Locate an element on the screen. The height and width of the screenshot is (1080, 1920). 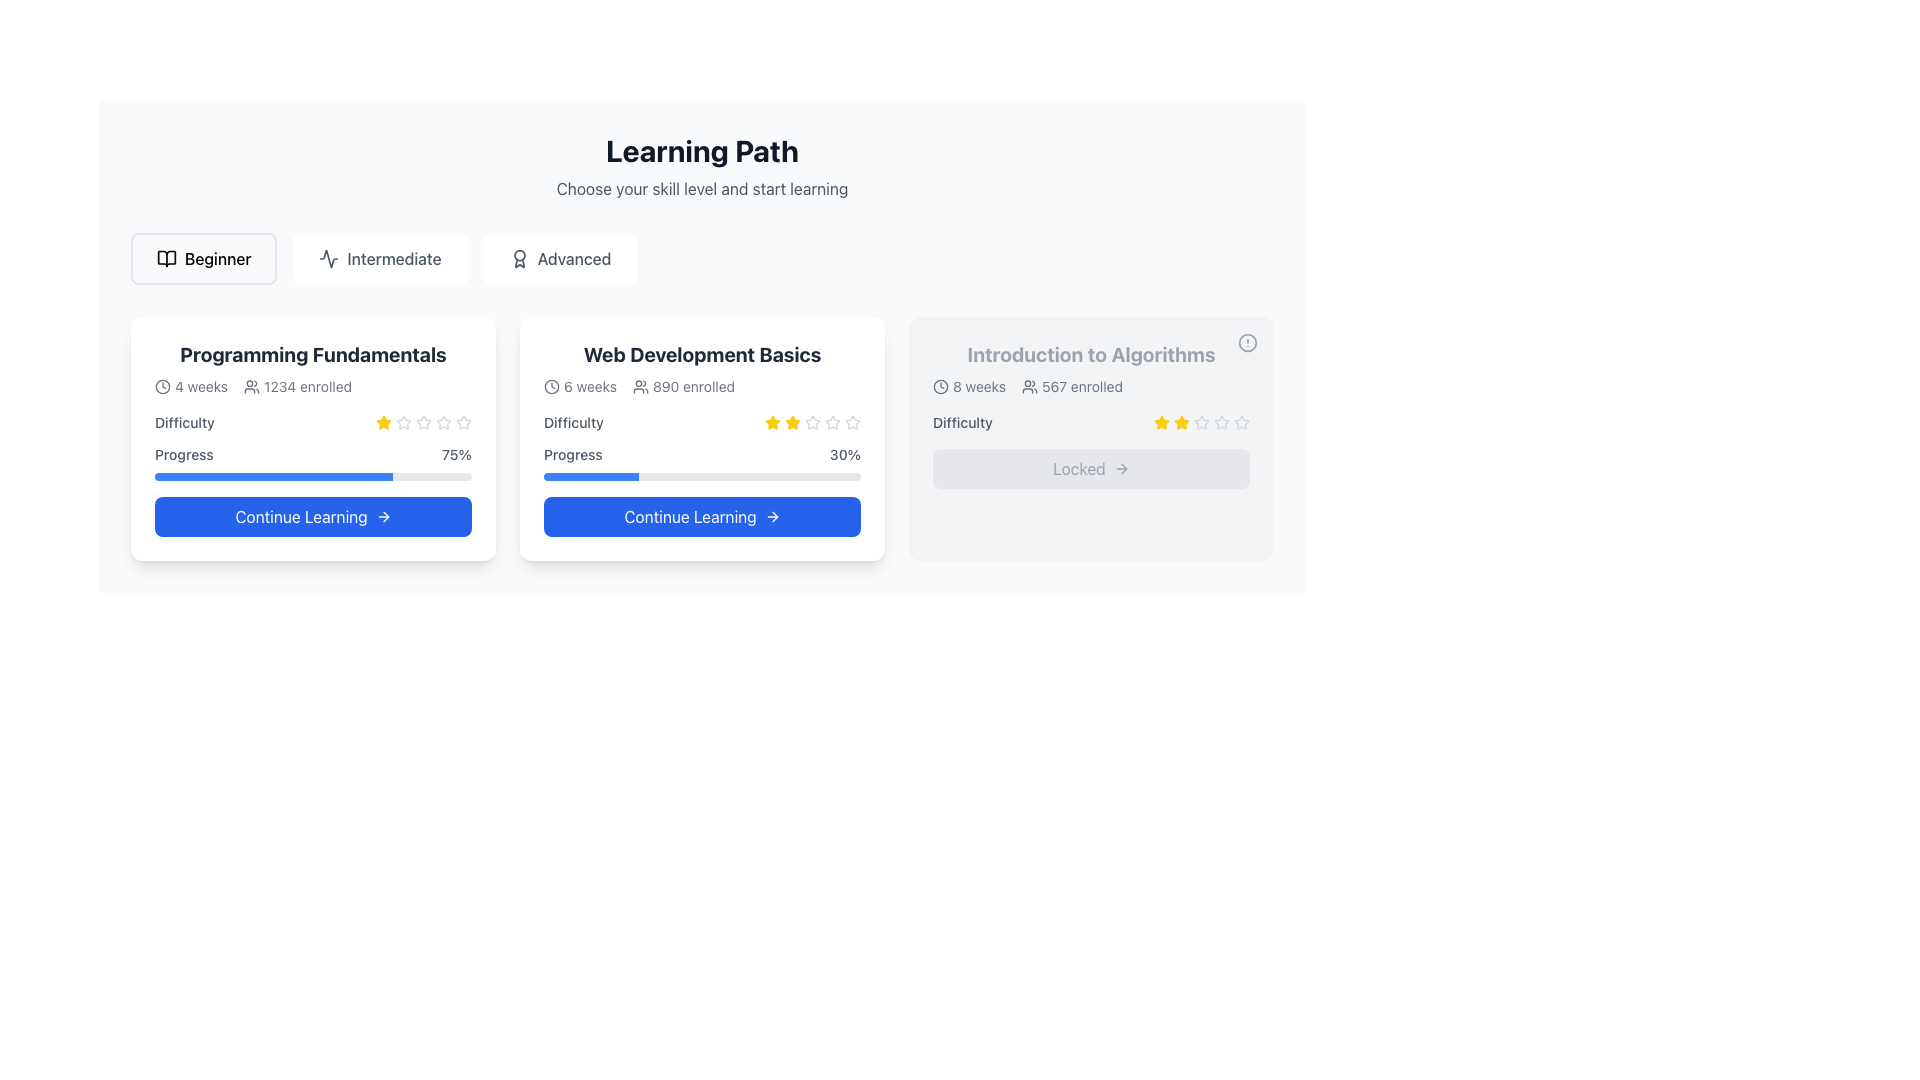
the fifth star icon outlined in gray with no fill color in the difficulty rating section of the 'Introduction to Algorithms' course card is located at coordinates (1221, 422).